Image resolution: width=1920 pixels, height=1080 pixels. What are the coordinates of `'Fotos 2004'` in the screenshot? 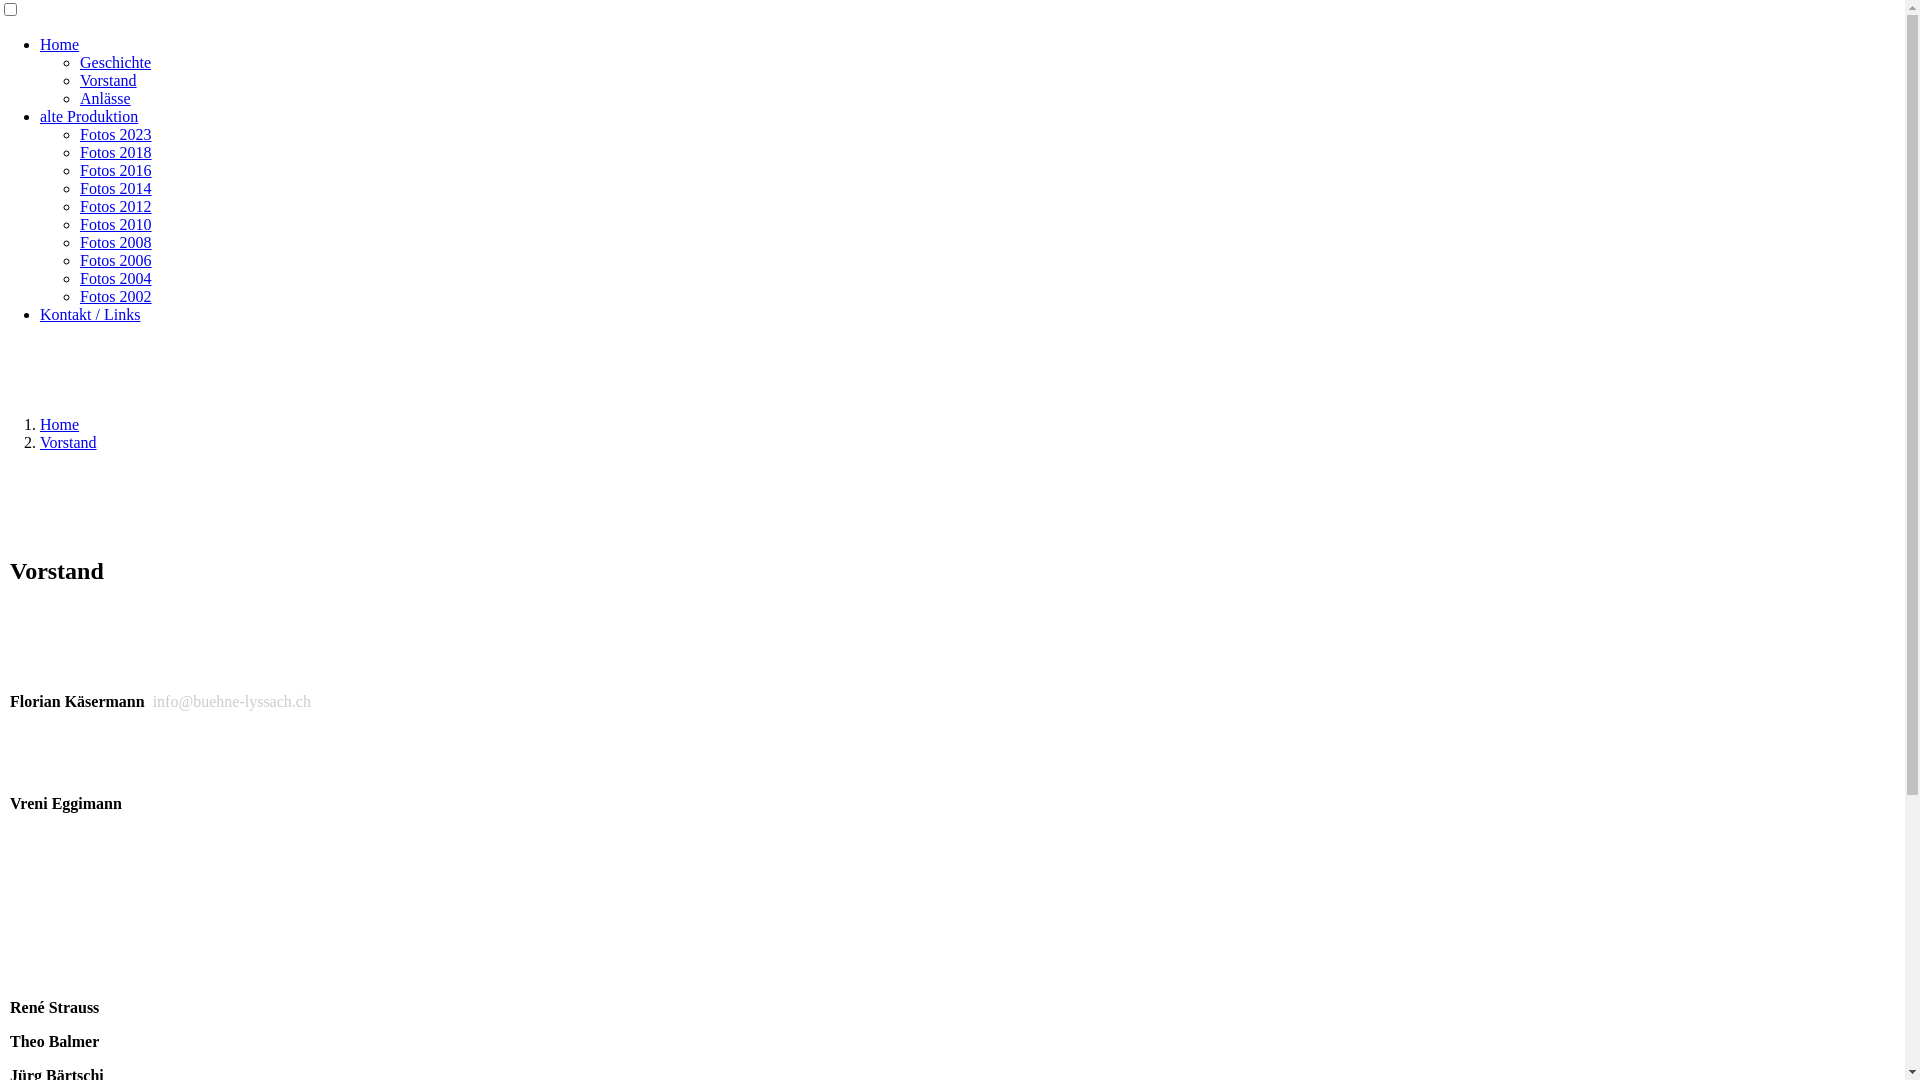 It's located at (114, 278).